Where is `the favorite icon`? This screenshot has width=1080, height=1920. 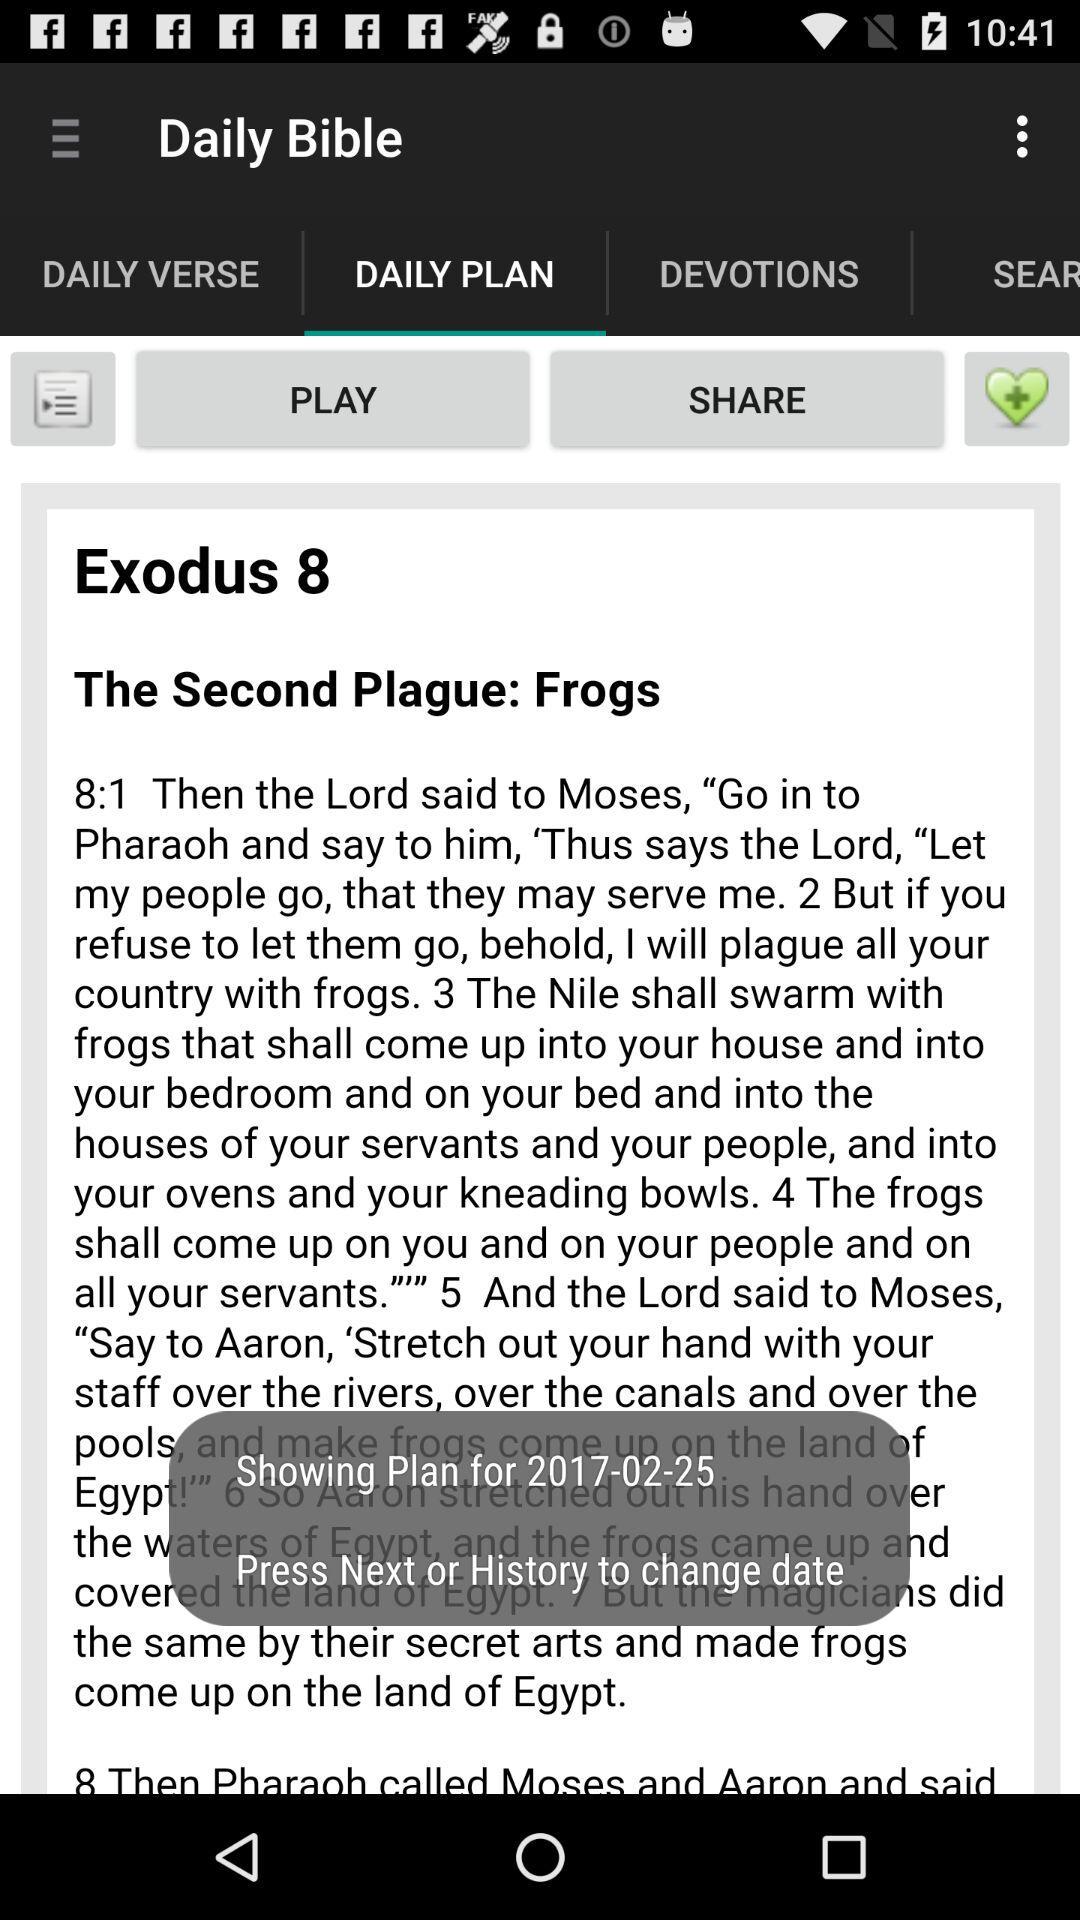
the favorite icon is located at coordinates (1017, 426).